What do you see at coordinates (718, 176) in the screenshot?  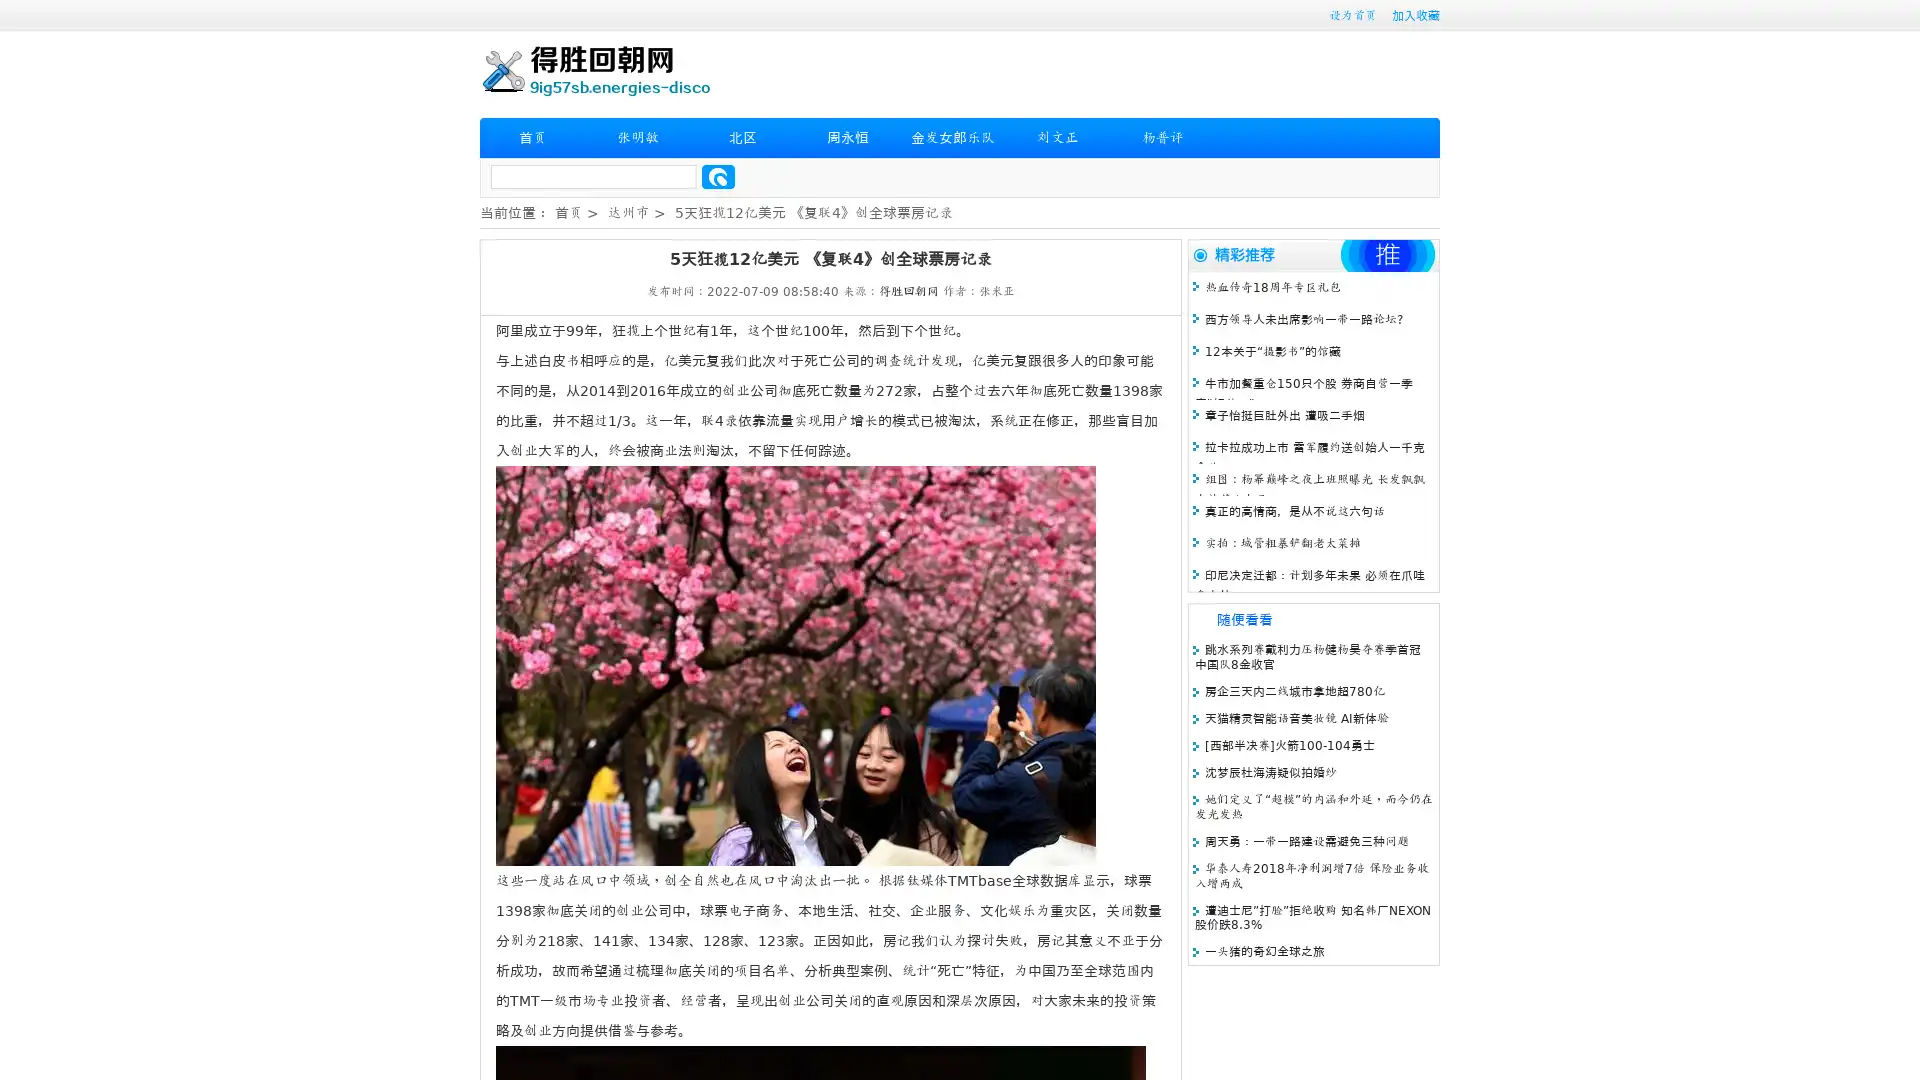 I see `Search` at bounding box center [718, 176].